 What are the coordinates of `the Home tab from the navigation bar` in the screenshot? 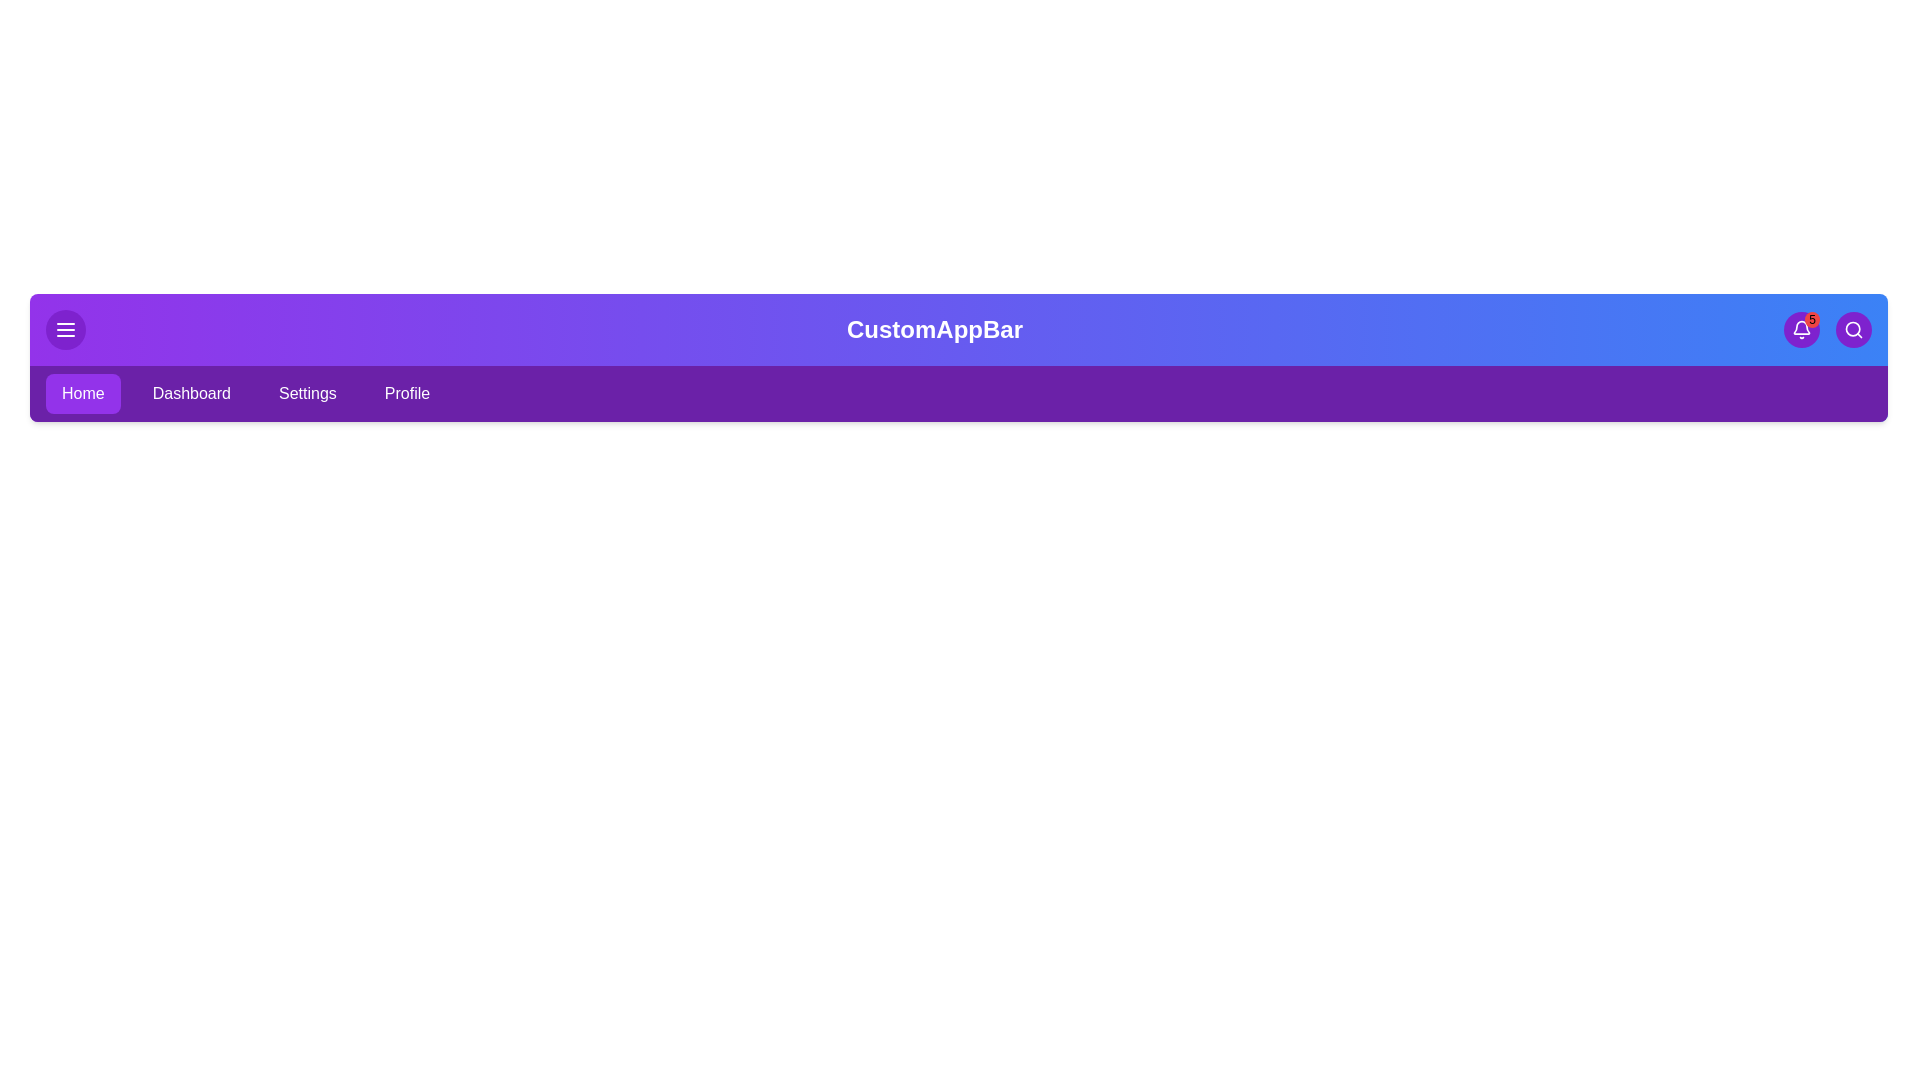 It's located at (81, 393).